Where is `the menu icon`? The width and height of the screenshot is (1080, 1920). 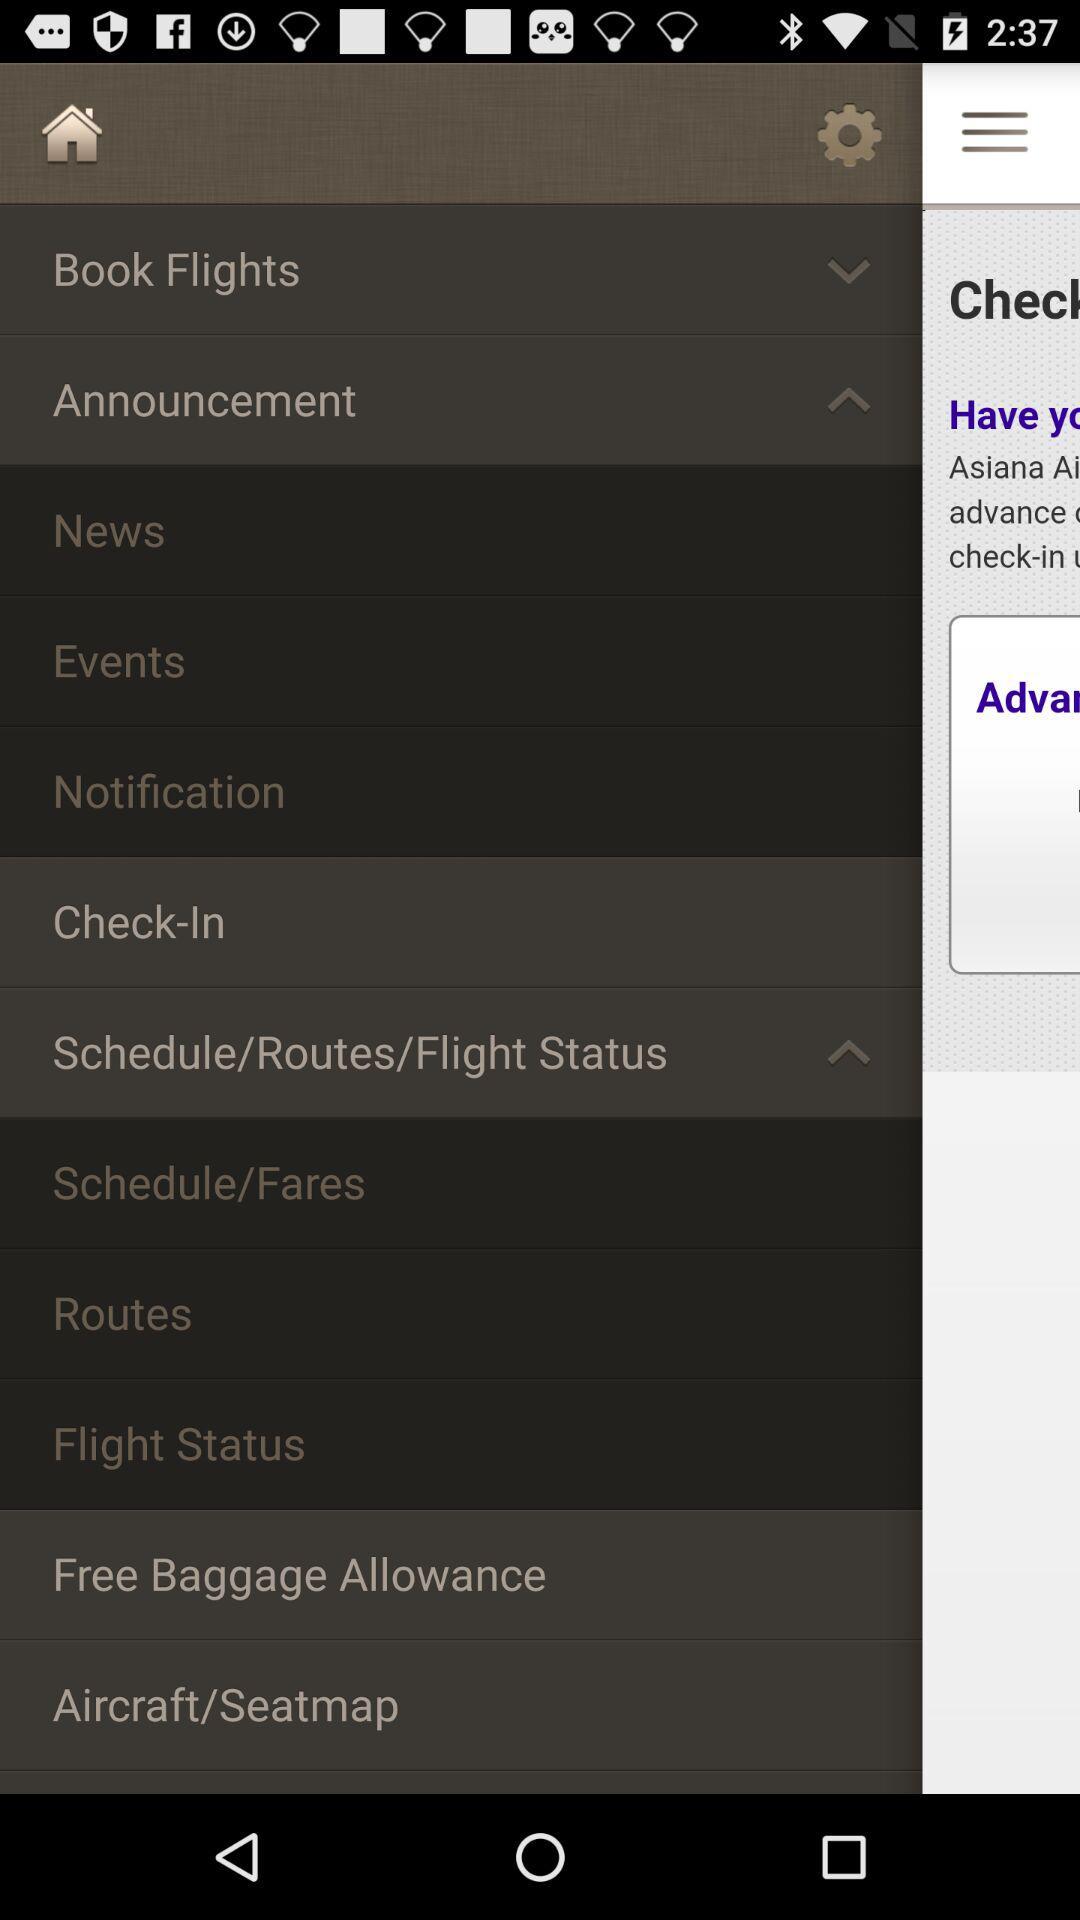 the menu icon is located at coordinates (994, 144).